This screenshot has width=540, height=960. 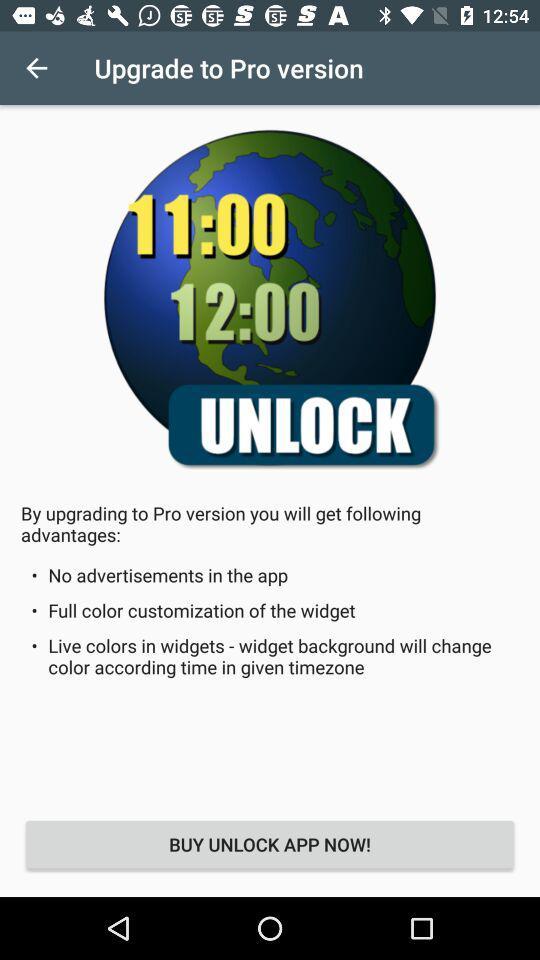 What do you see at coordinates (36, 68) in the screenshot?
I see `icon next to upgrade to pro item` at bounding box center [36, 68].